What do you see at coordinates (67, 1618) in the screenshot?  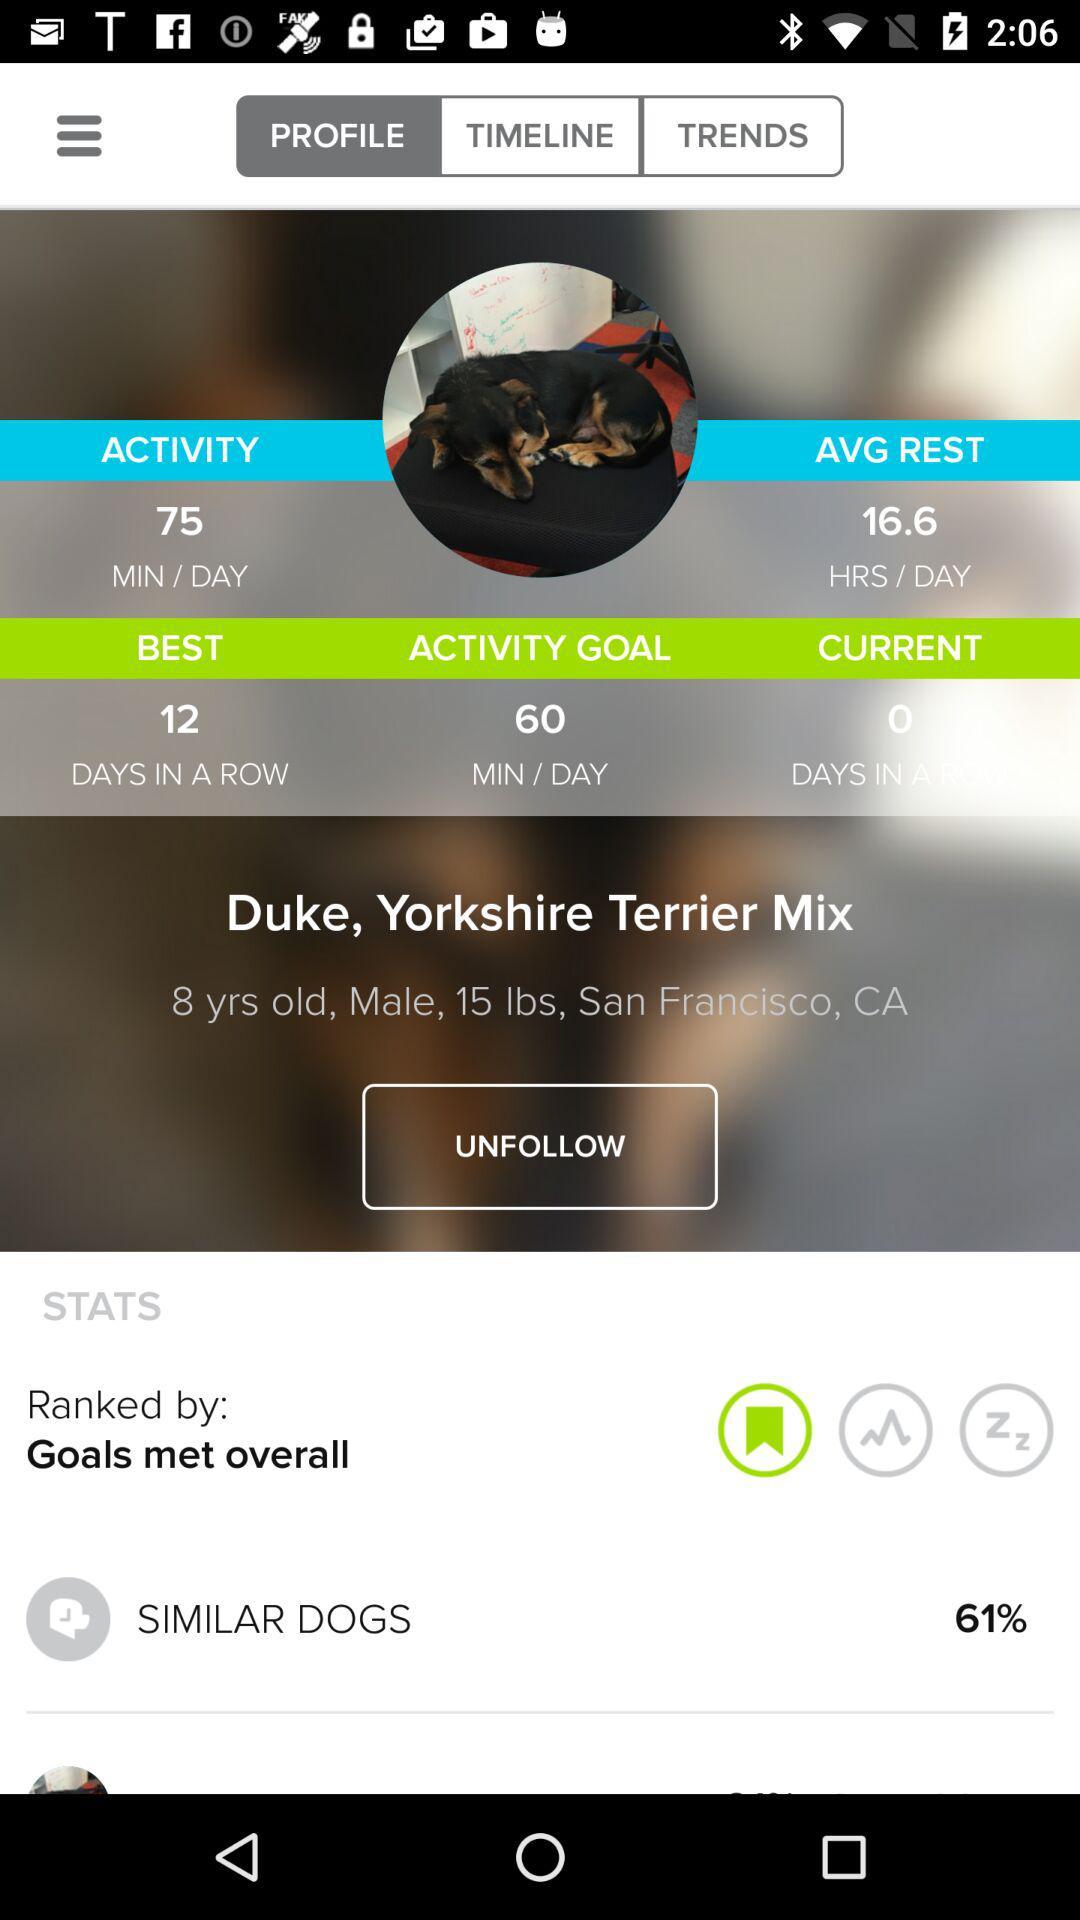 I see `the text icon which is left to the similar dogs` at bounding box center [67, 1618].